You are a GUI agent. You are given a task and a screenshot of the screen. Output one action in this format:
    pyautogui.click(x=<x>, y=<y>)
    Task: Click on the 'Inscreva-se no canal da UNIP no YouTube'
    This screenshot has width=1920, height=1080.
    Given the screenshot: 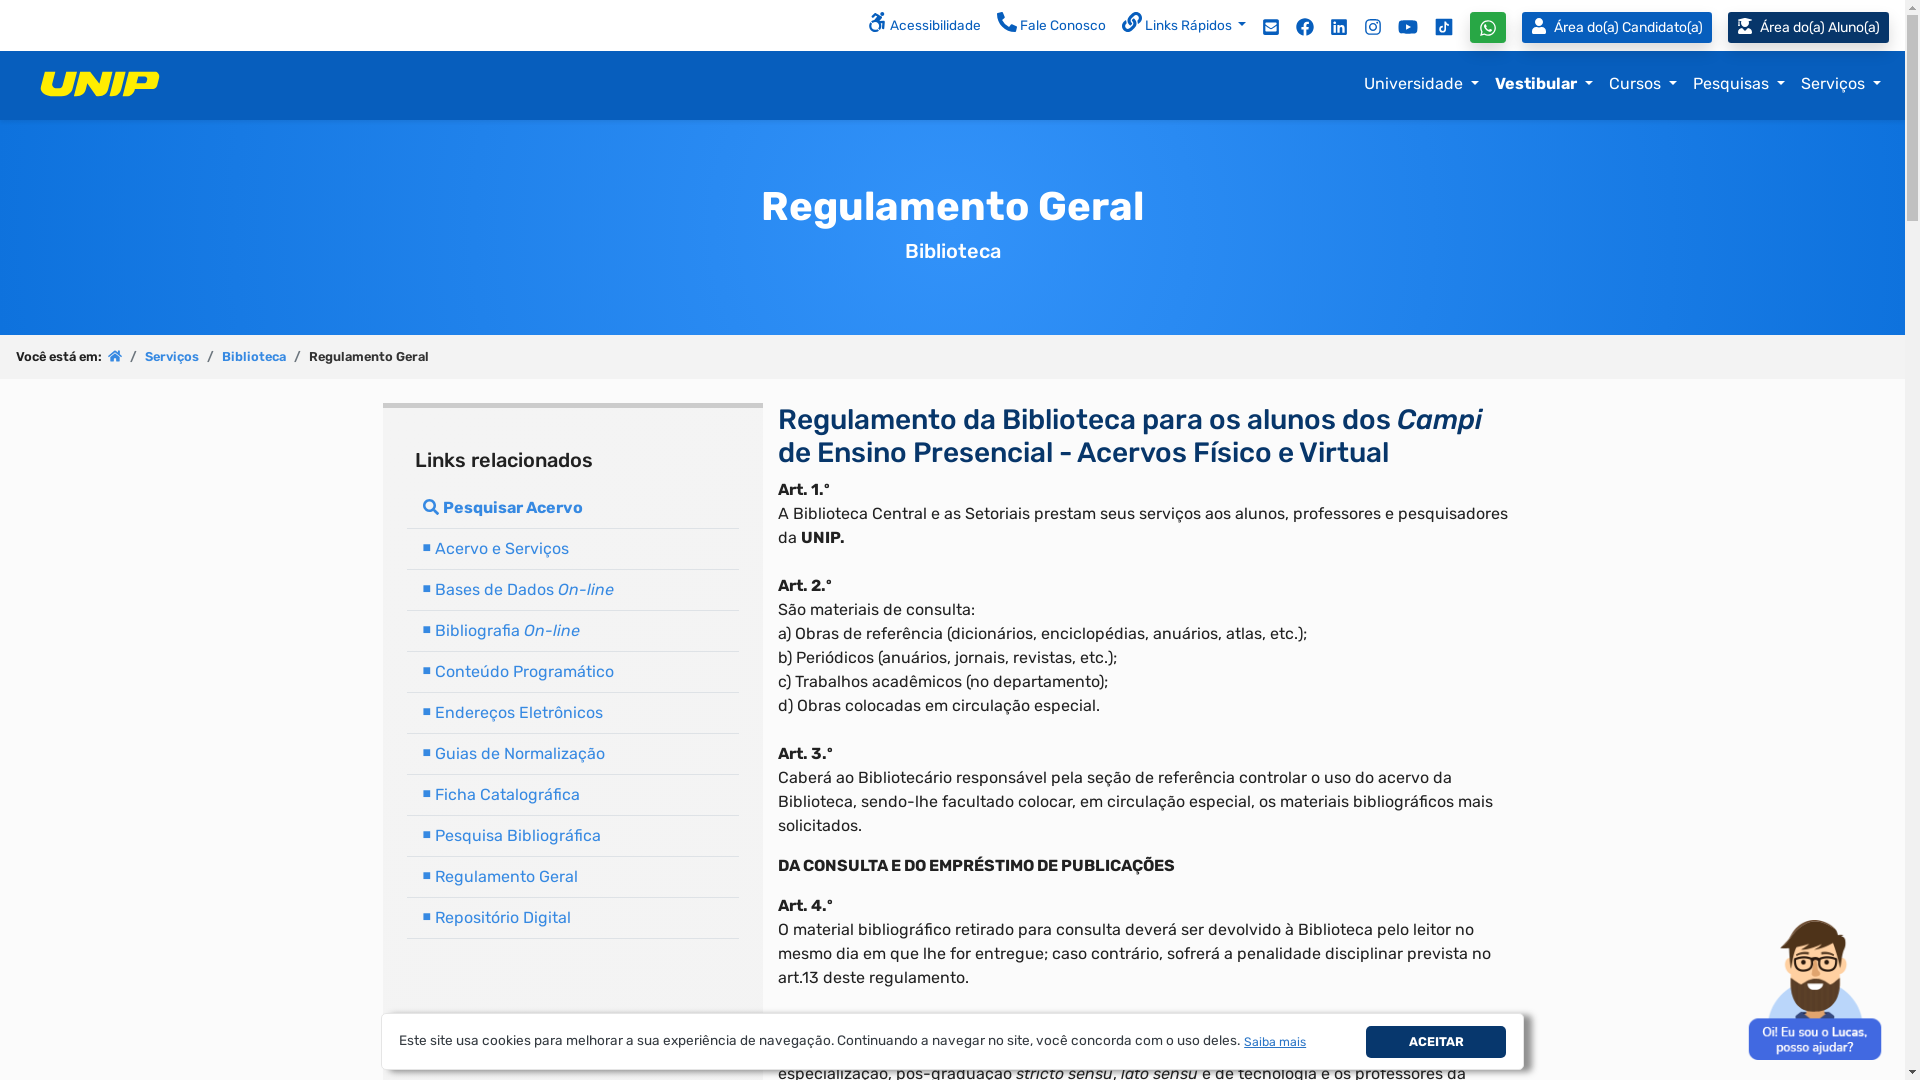 What is the action you would take?
    pyautogui.click(x=1406, y=26)
    